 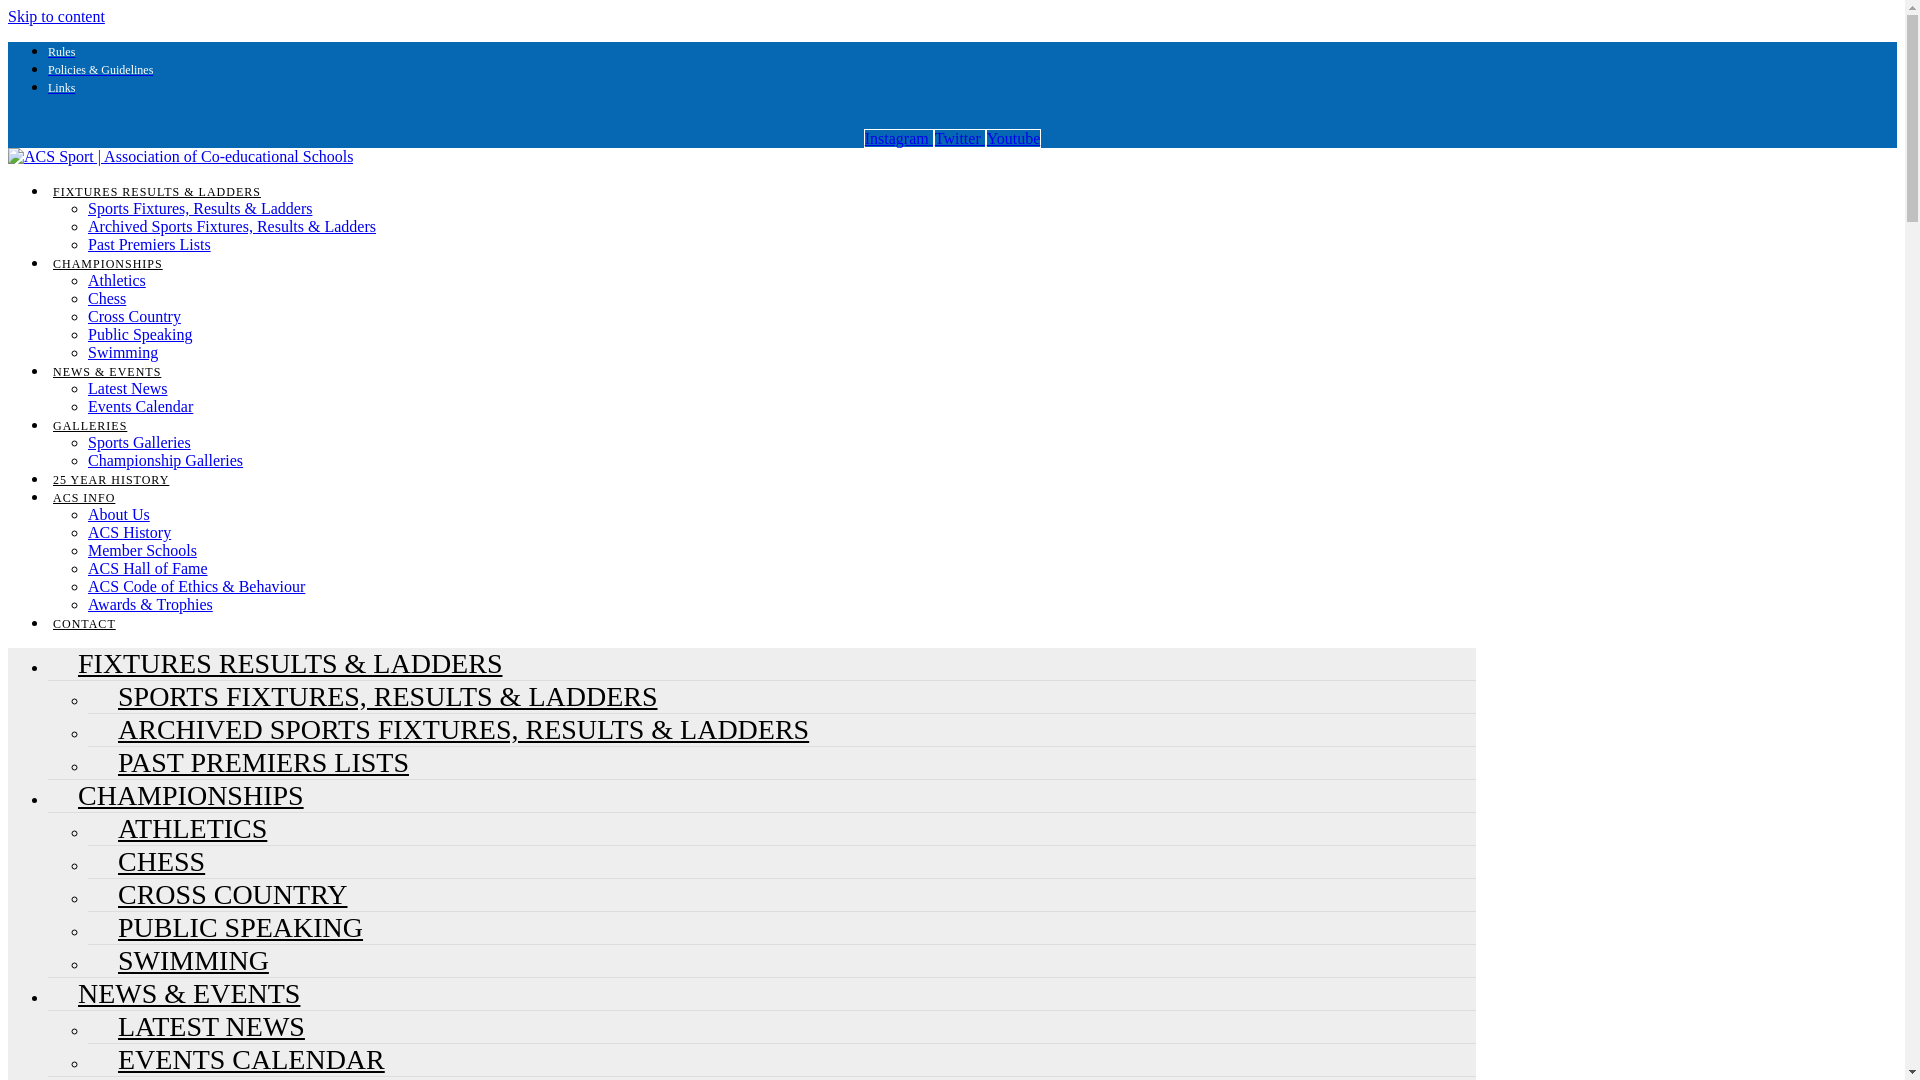 What do you see at coordinates (118, 513) in the screenshot?
I see `'About Us'` at bounding box center [118, 513].